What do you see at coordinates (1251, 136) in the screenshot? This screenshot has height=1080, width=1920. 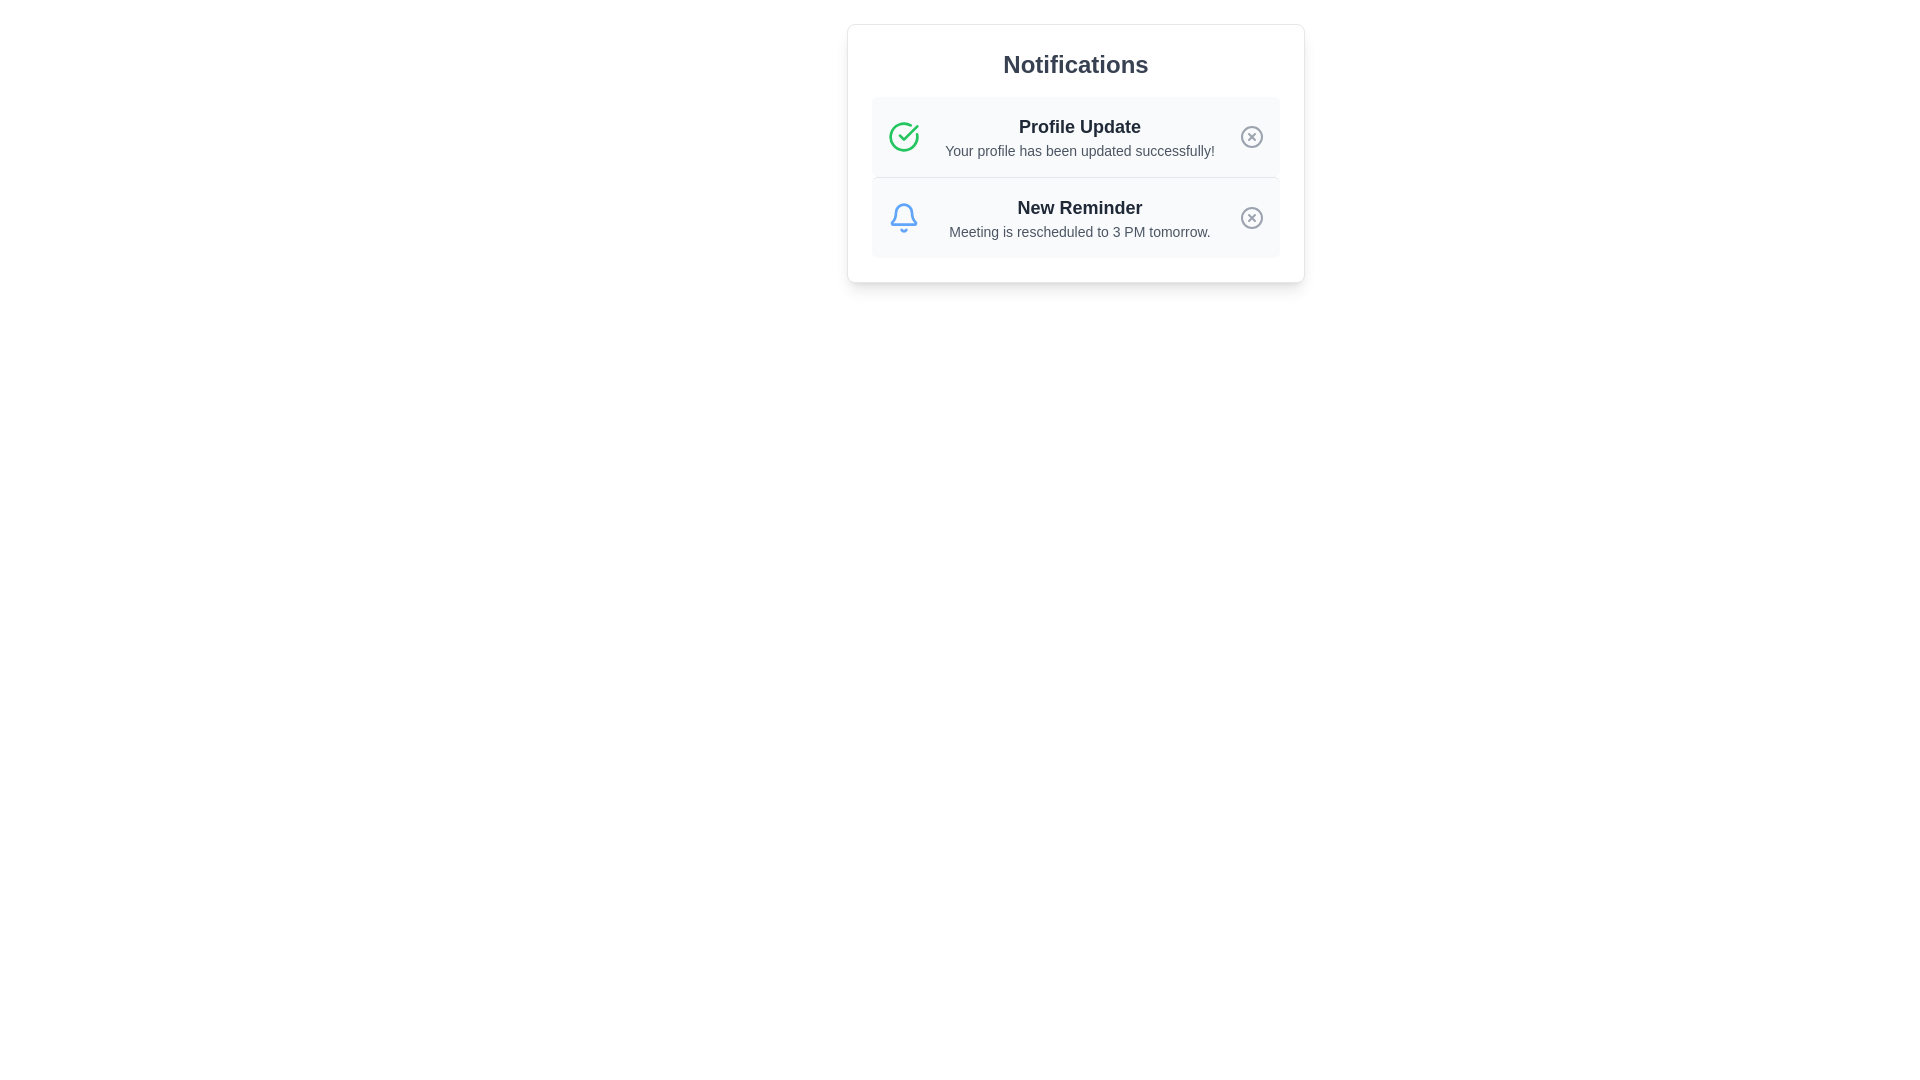 I see `the SVG circle that is part of the cross icon, which indicates a 'close' or 'delete' functionality associated with the 'Profile Update' notification` at bounding box center [1251, 136].